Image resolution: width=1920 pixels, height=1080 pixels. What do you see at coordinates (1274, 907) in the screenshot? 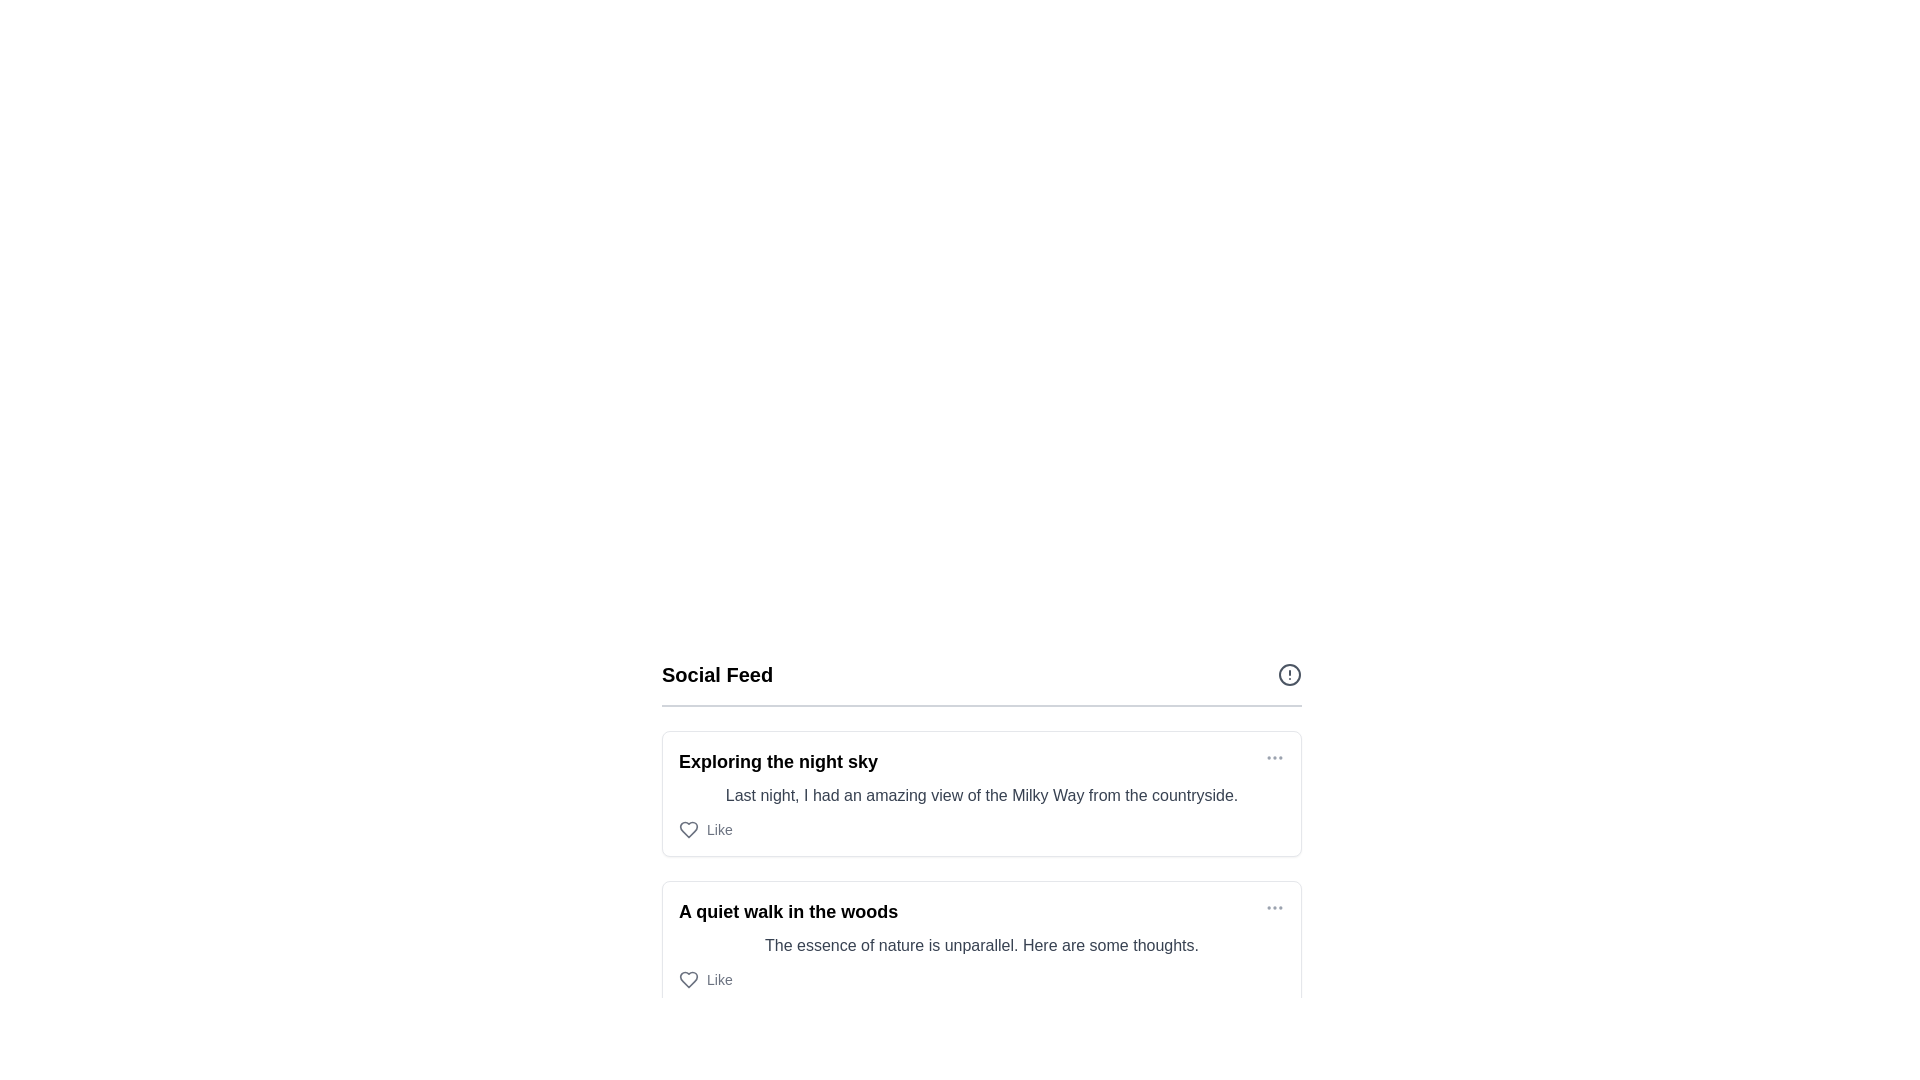
I see `the vertical ellipsis icon button, which is styled in gray and located to the right of the title 'A quiet walk in the woods'` at bounding box center [1274, 907].